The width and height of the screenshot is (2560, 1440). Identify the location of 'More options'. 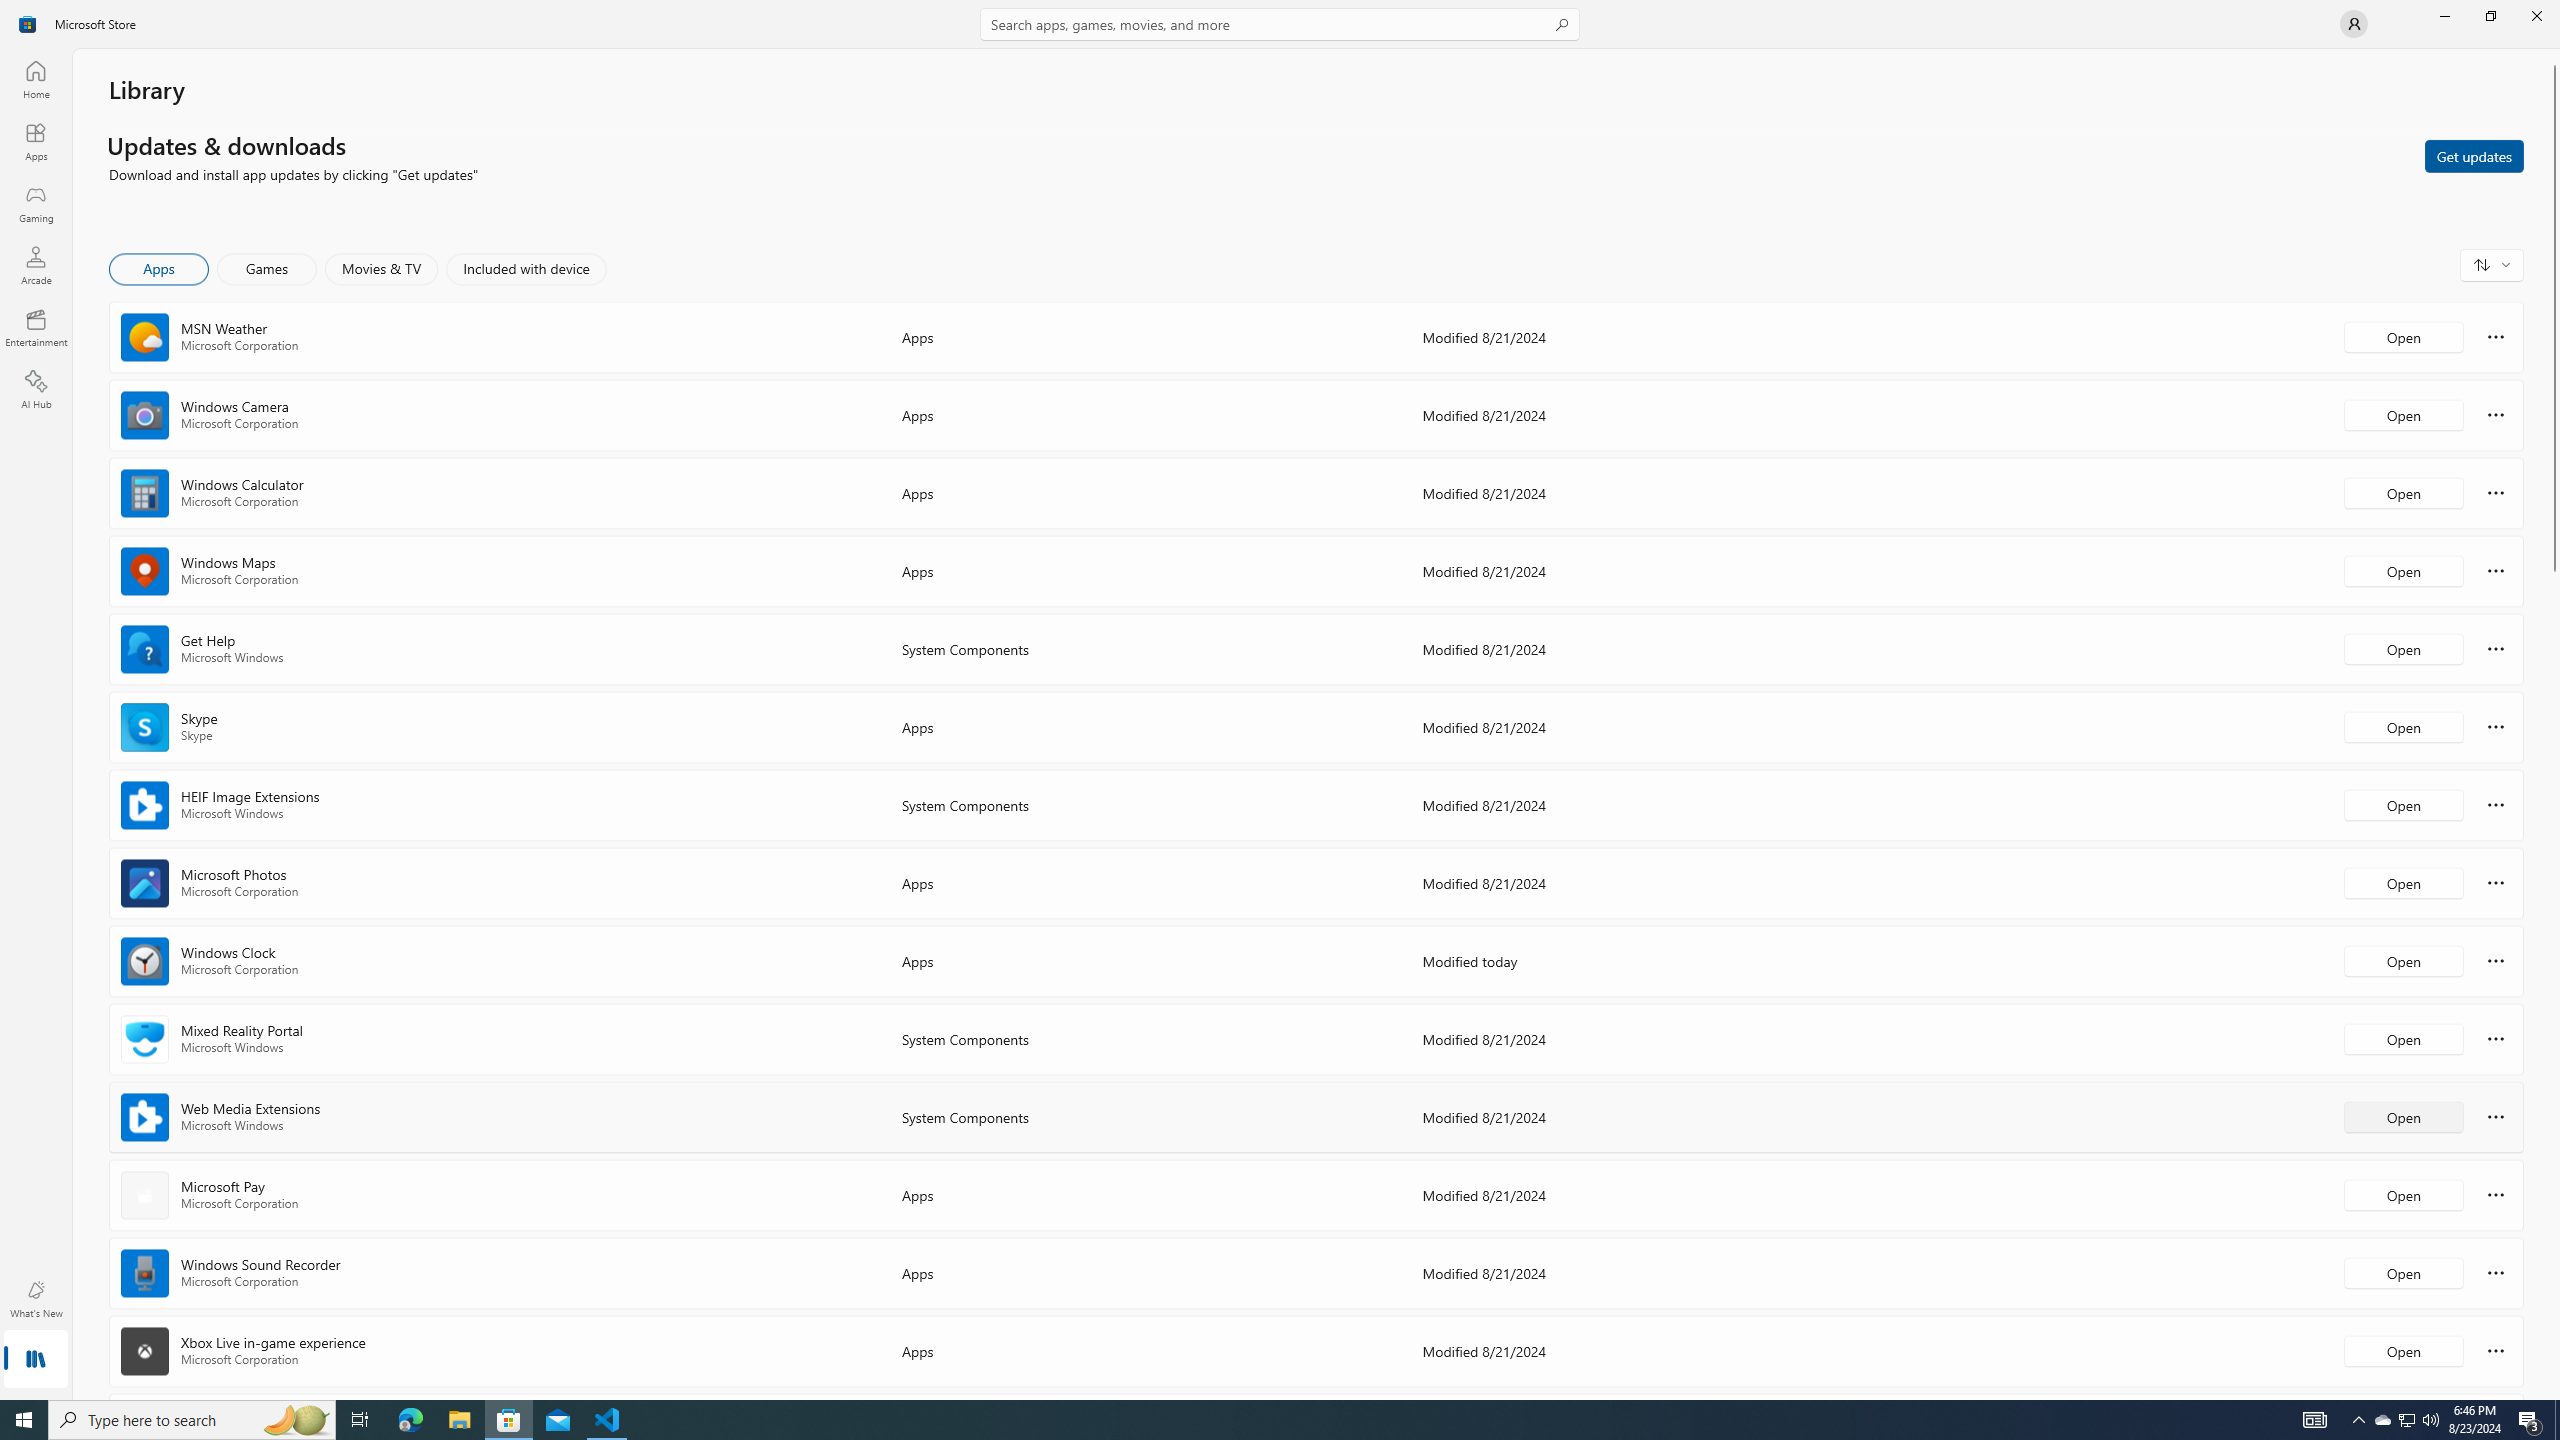
(2495, 1349).